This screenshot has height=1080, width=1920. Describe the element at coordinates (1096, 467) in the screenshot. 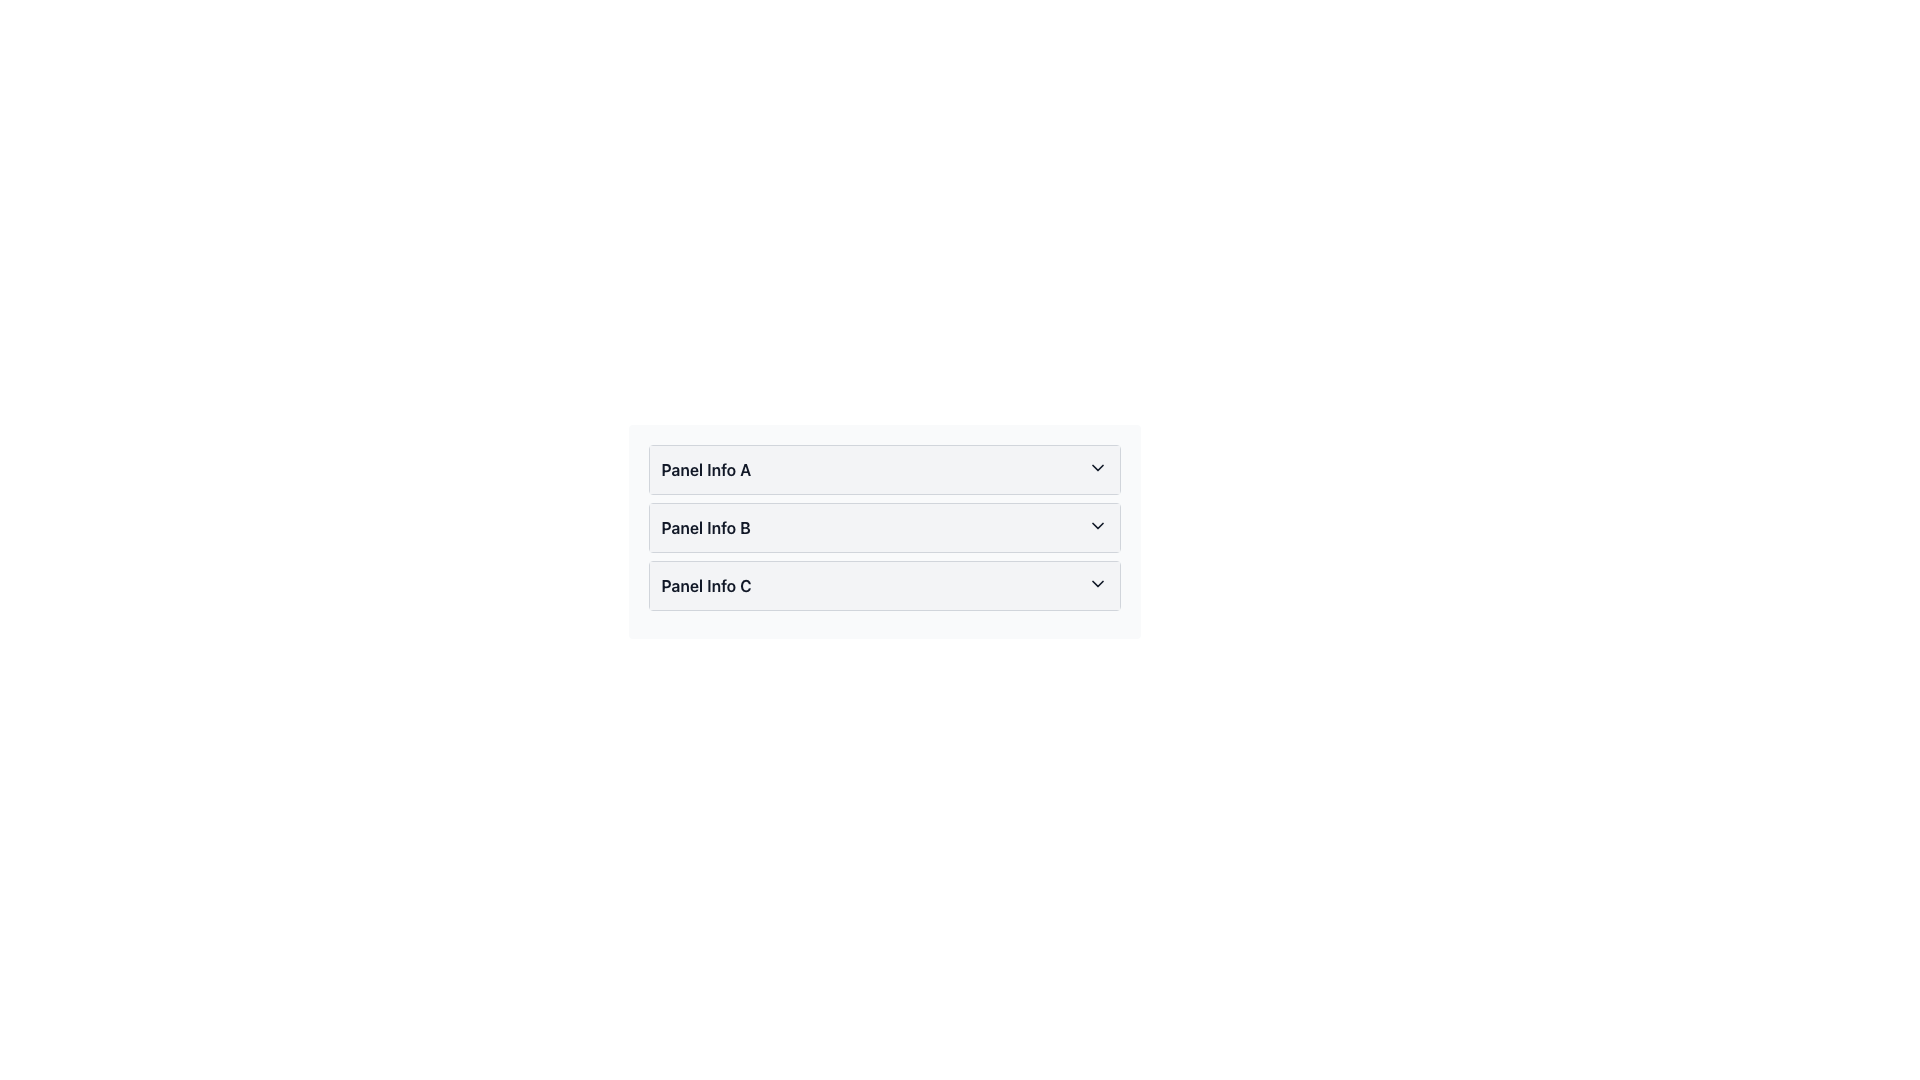

I see `the collapsible icon at the right end of the panel labeled 'Panel Info A'` at that location.